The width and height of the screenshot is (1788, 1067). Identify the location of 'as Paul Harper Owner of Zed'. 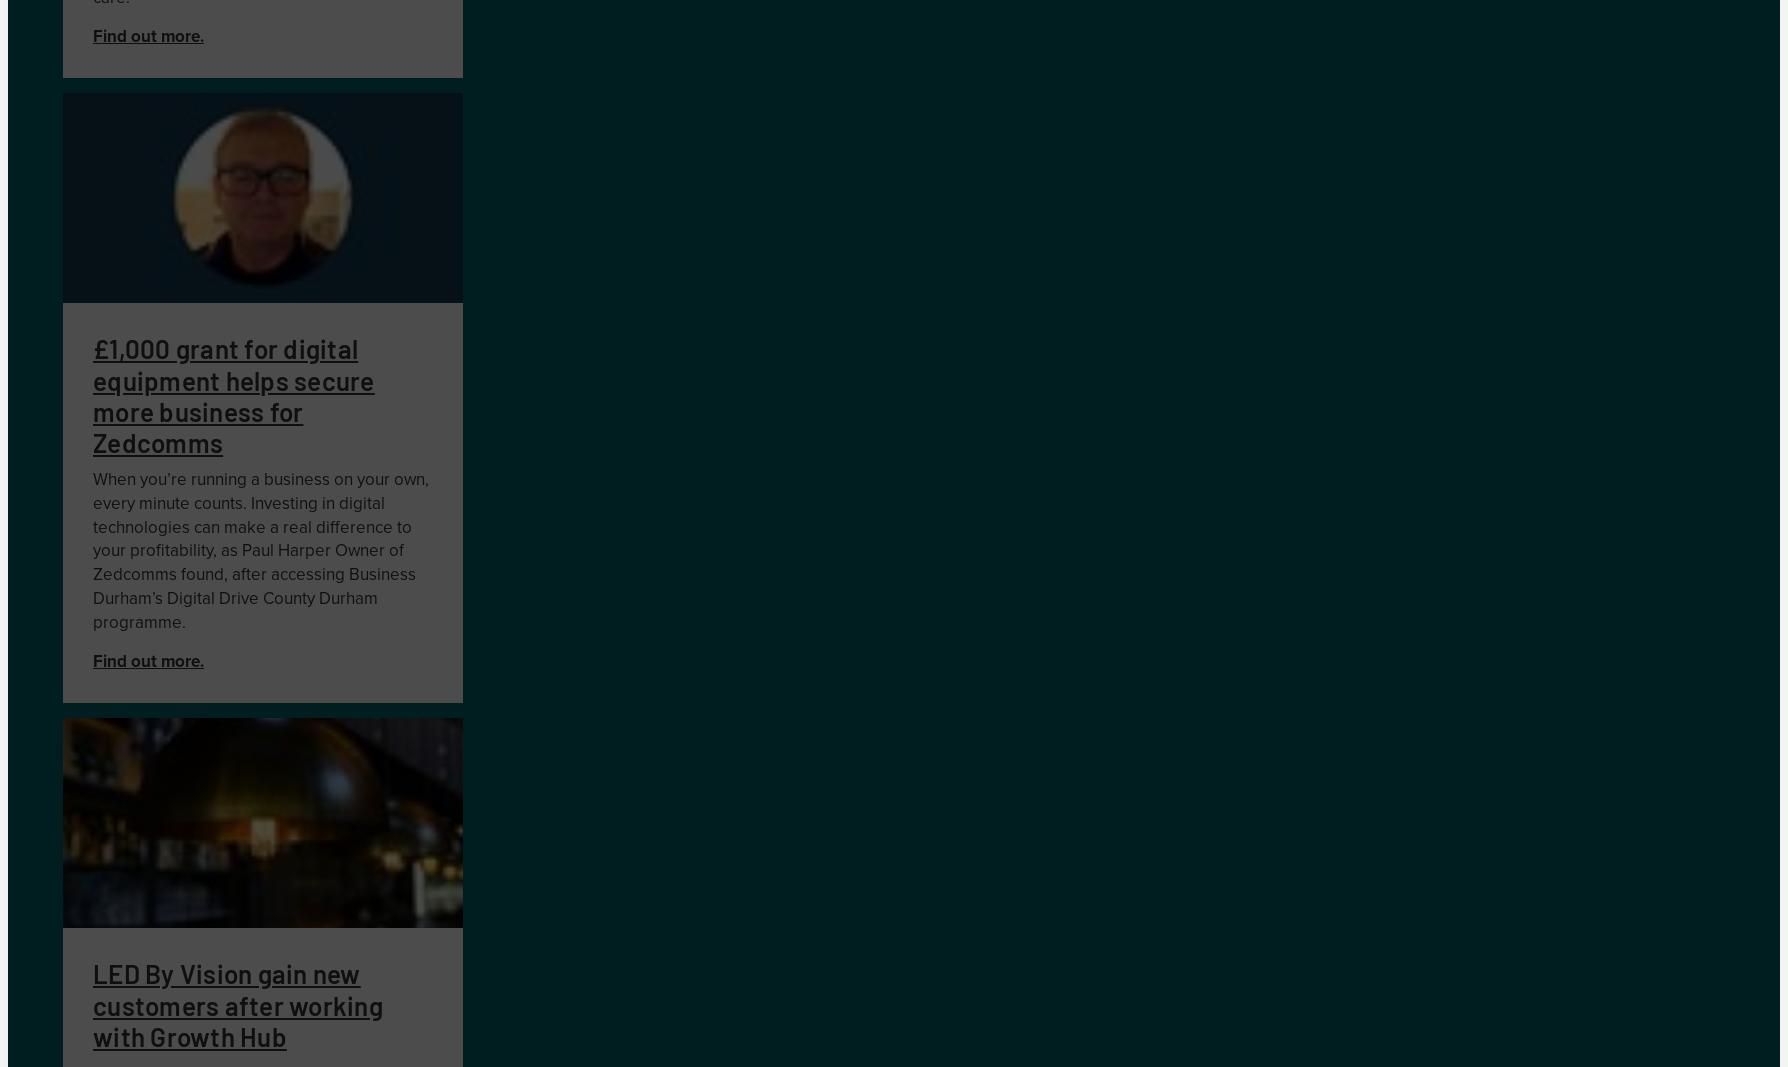
(92, 562).